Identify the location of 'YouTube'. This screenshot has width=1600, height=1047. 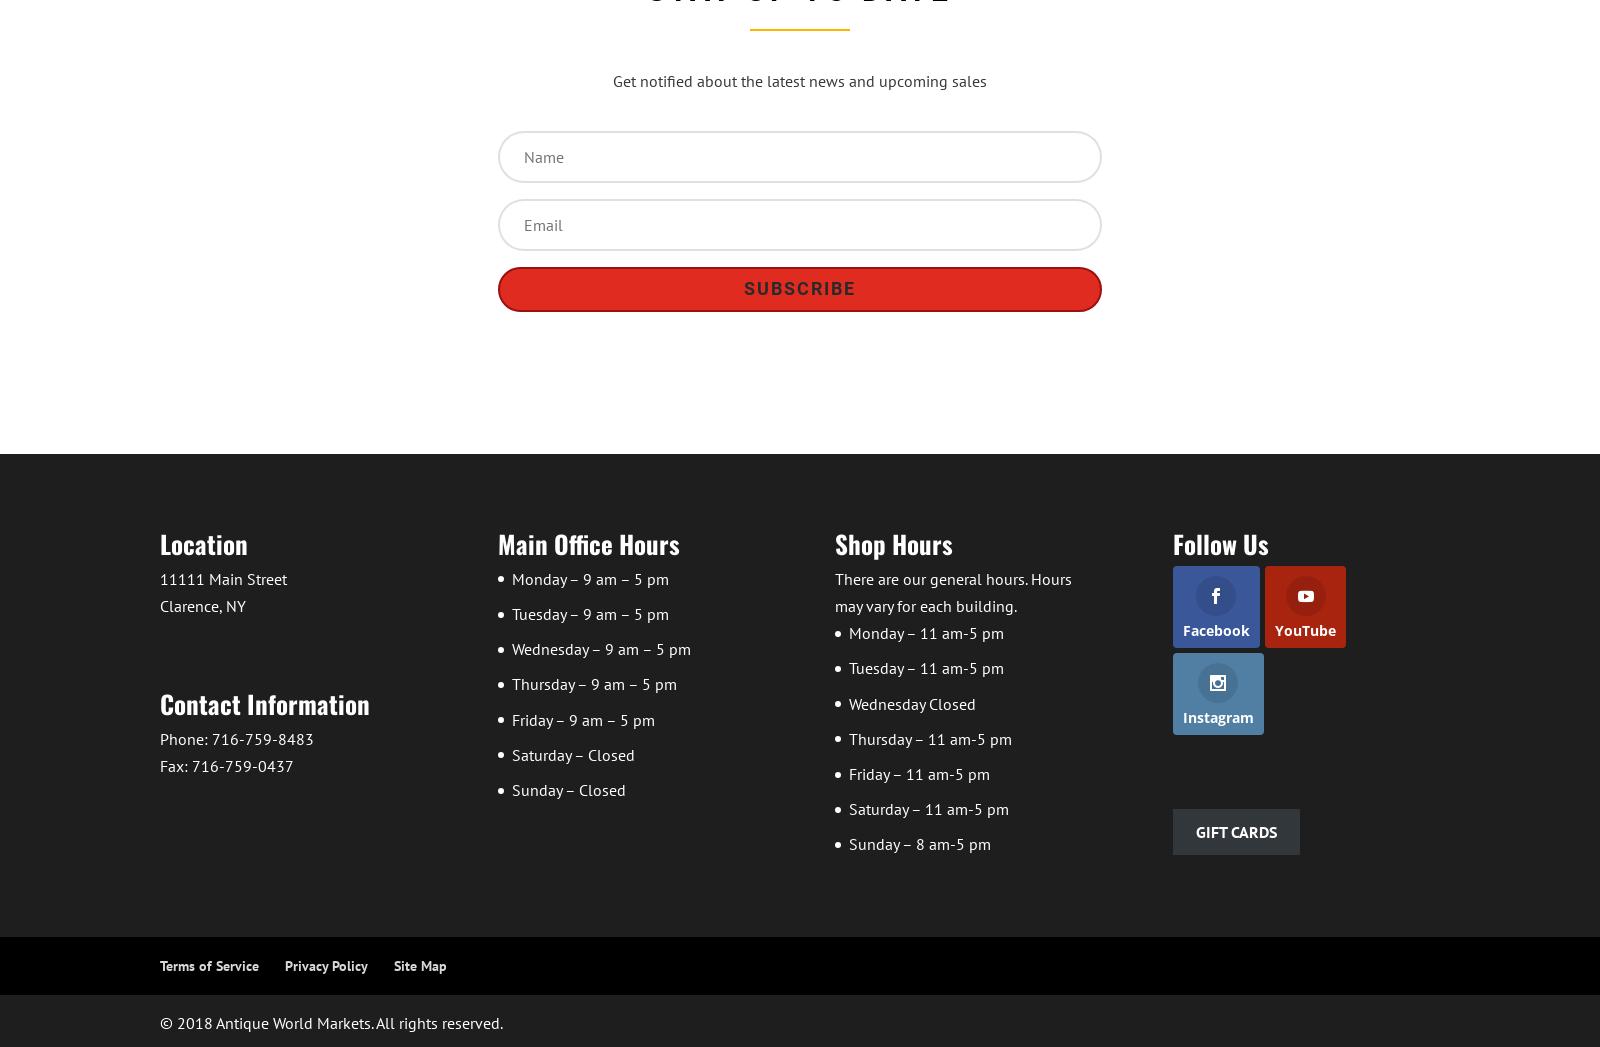
(1274, 629).